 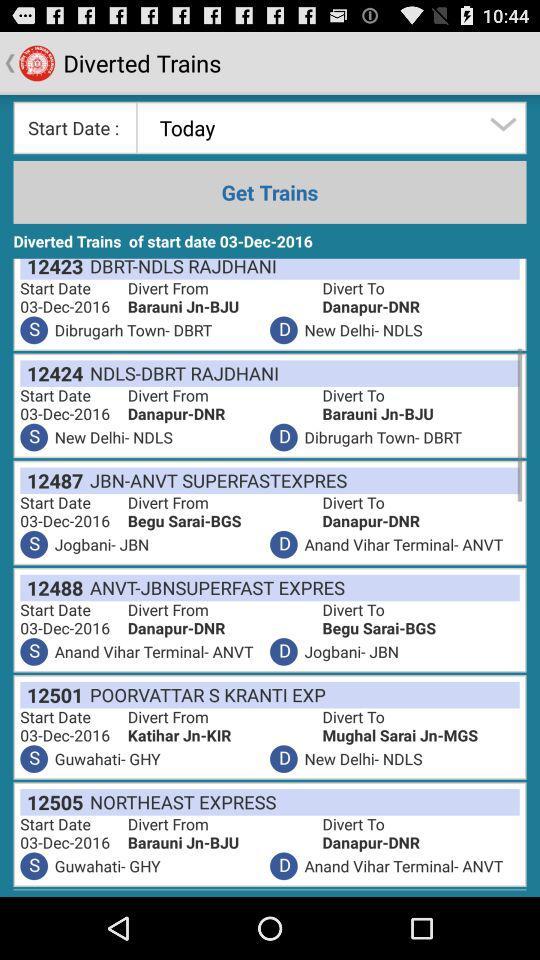 What do you see at coordinates (179, 802) in the screenshot?
I see `app below   d item` at bounding box center [179, 802].